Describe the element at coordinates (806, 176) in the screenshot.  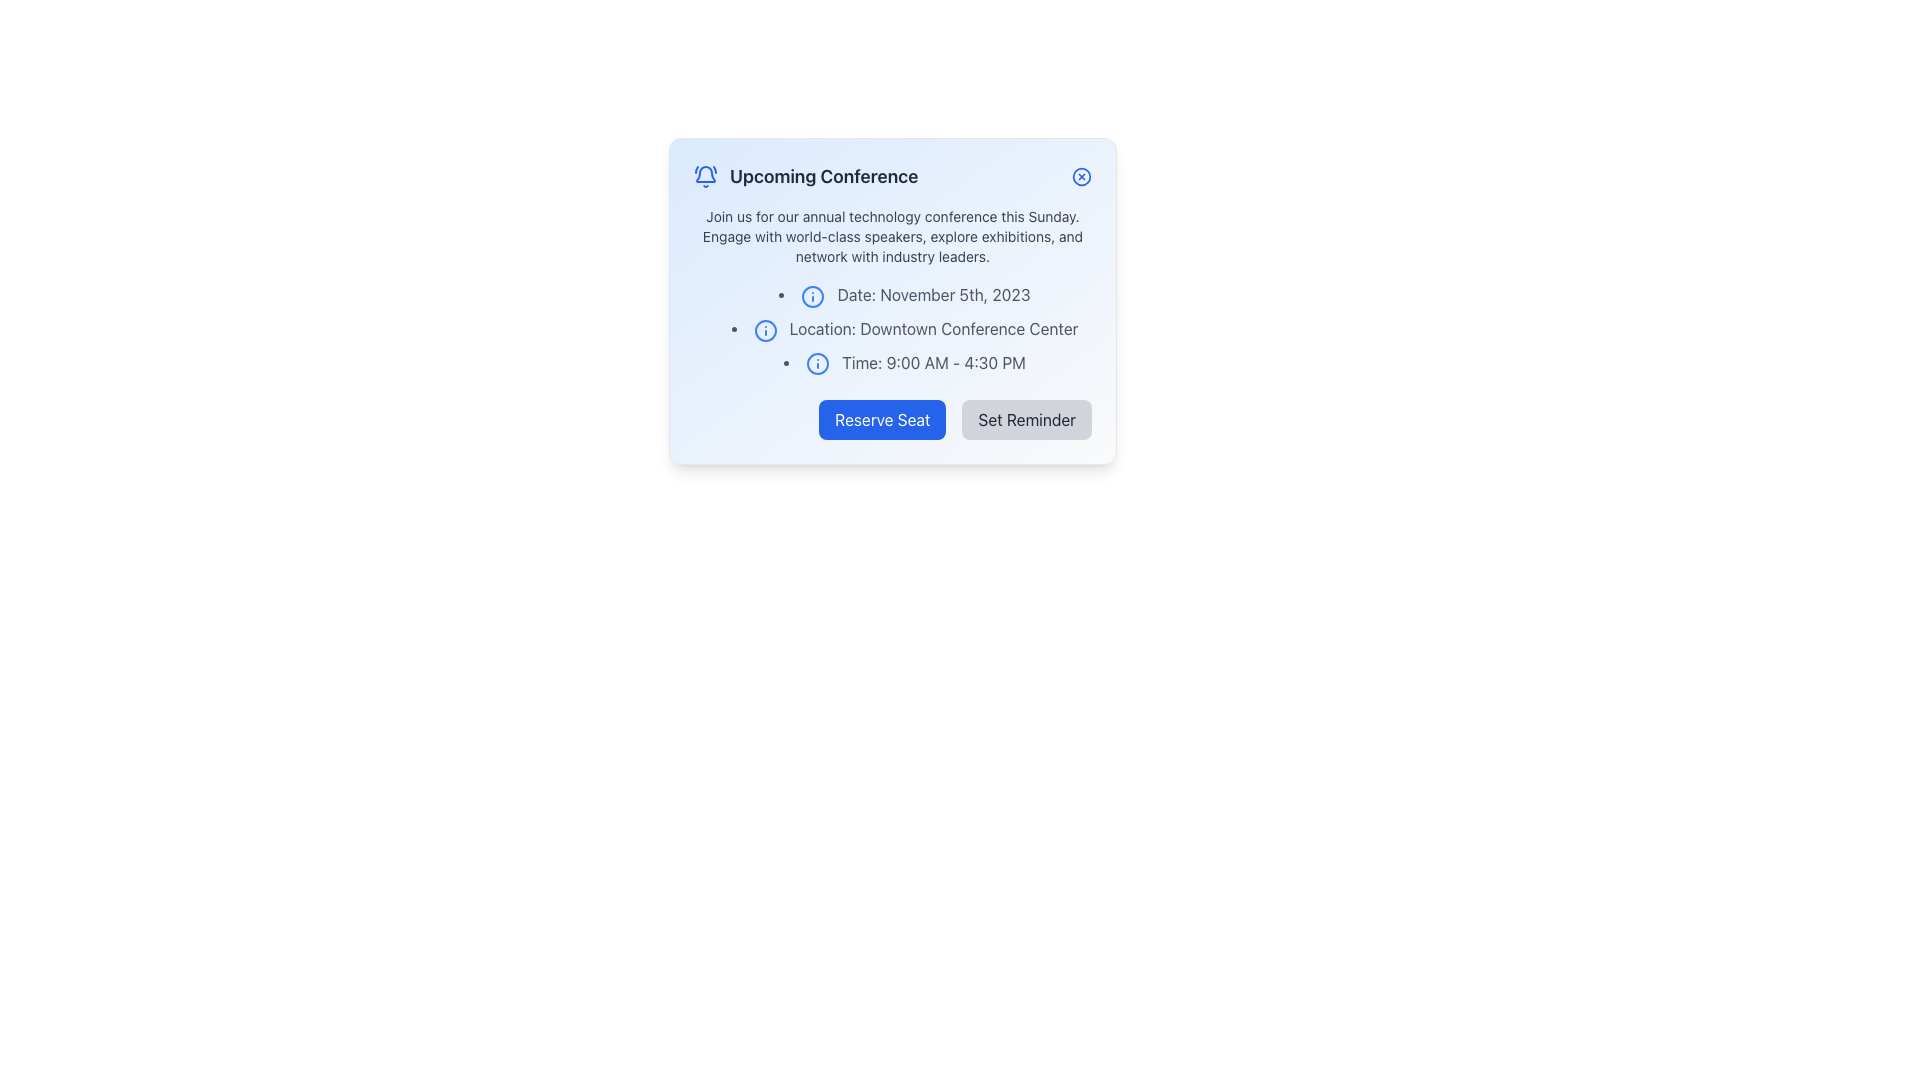
I see `title text of the Text with Icon (combined) element located in the top-left corner of the card-like section` at that location.